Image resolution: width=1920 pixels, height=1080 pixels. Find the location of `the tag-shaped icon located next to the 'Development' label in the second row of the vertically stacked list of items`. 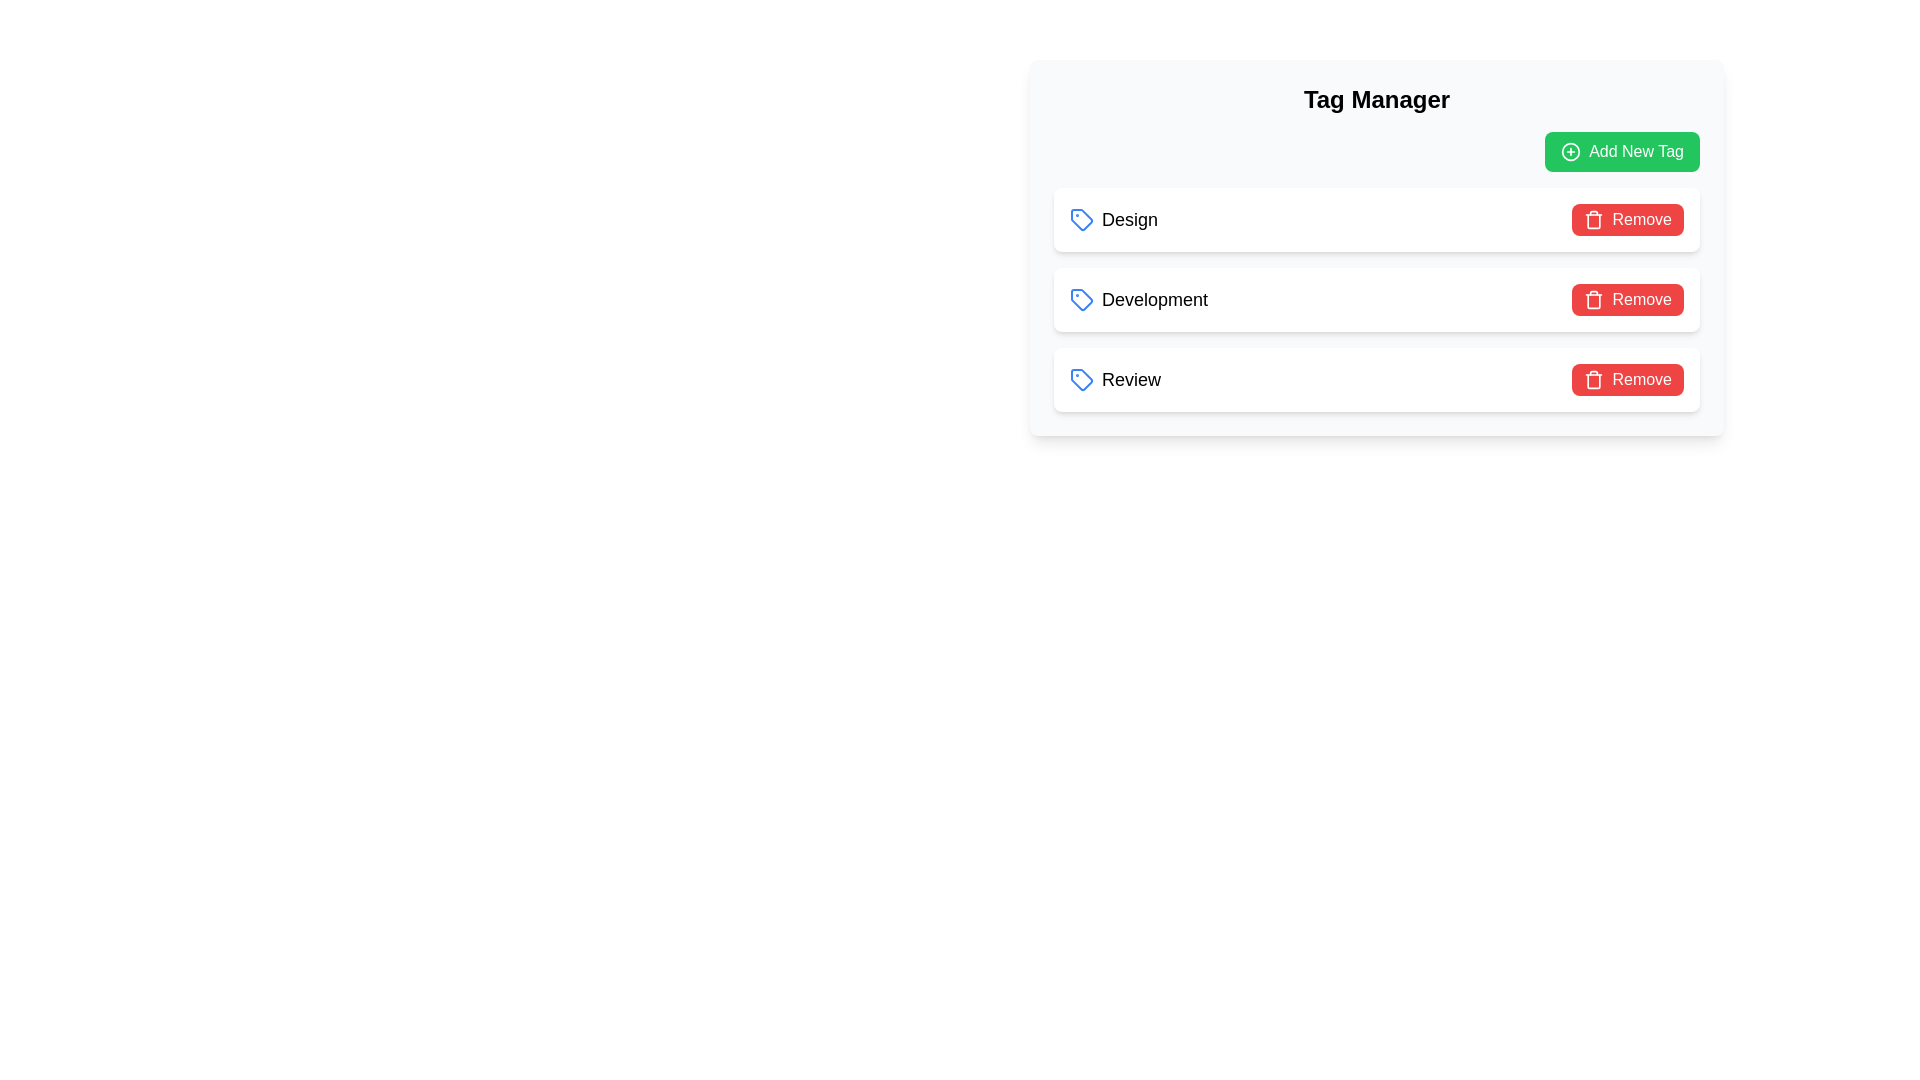

the tag-shaped icon located next to the 'Development' label in the second row of the vertically stacked list of items is located at coordinates (1080, 300).